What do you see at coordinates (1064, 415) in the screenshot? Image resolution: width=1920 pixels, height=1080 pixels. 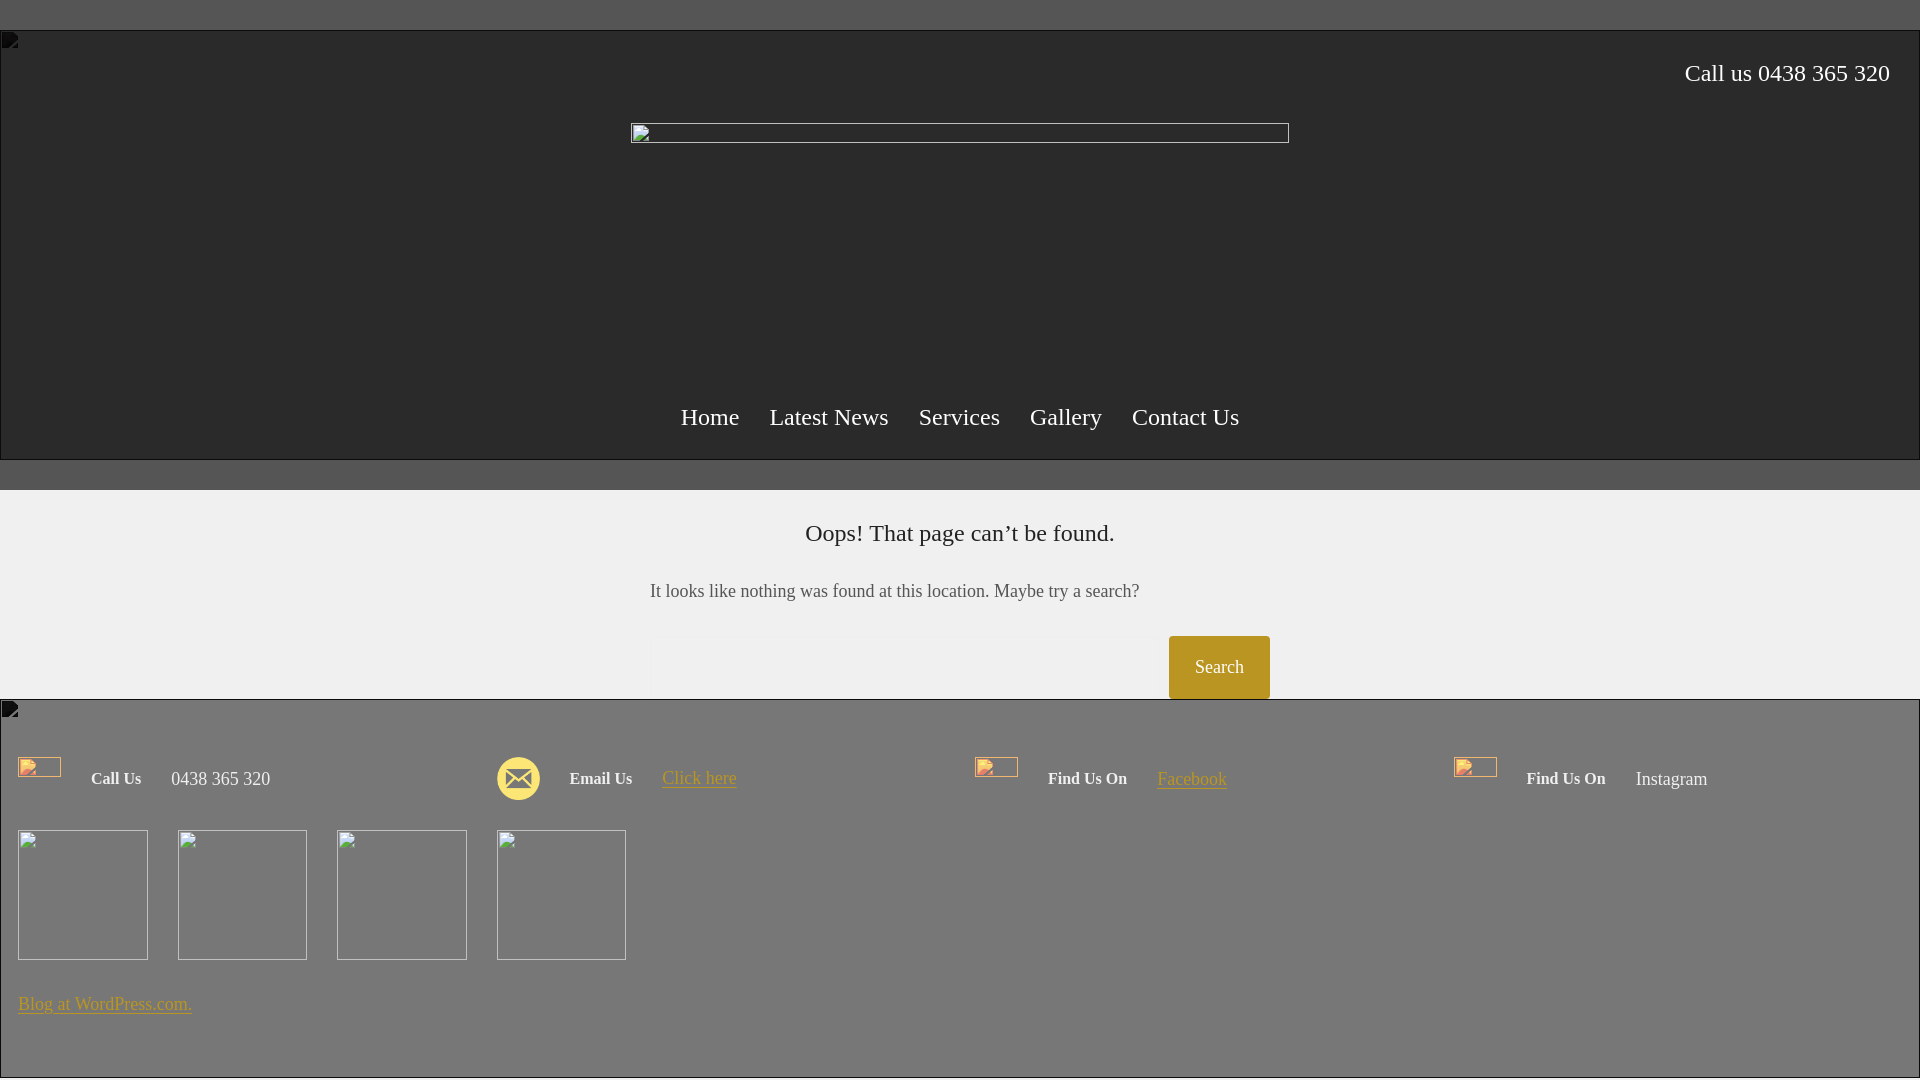 I see `'Gallery'` at bounding box center [1064, 415].